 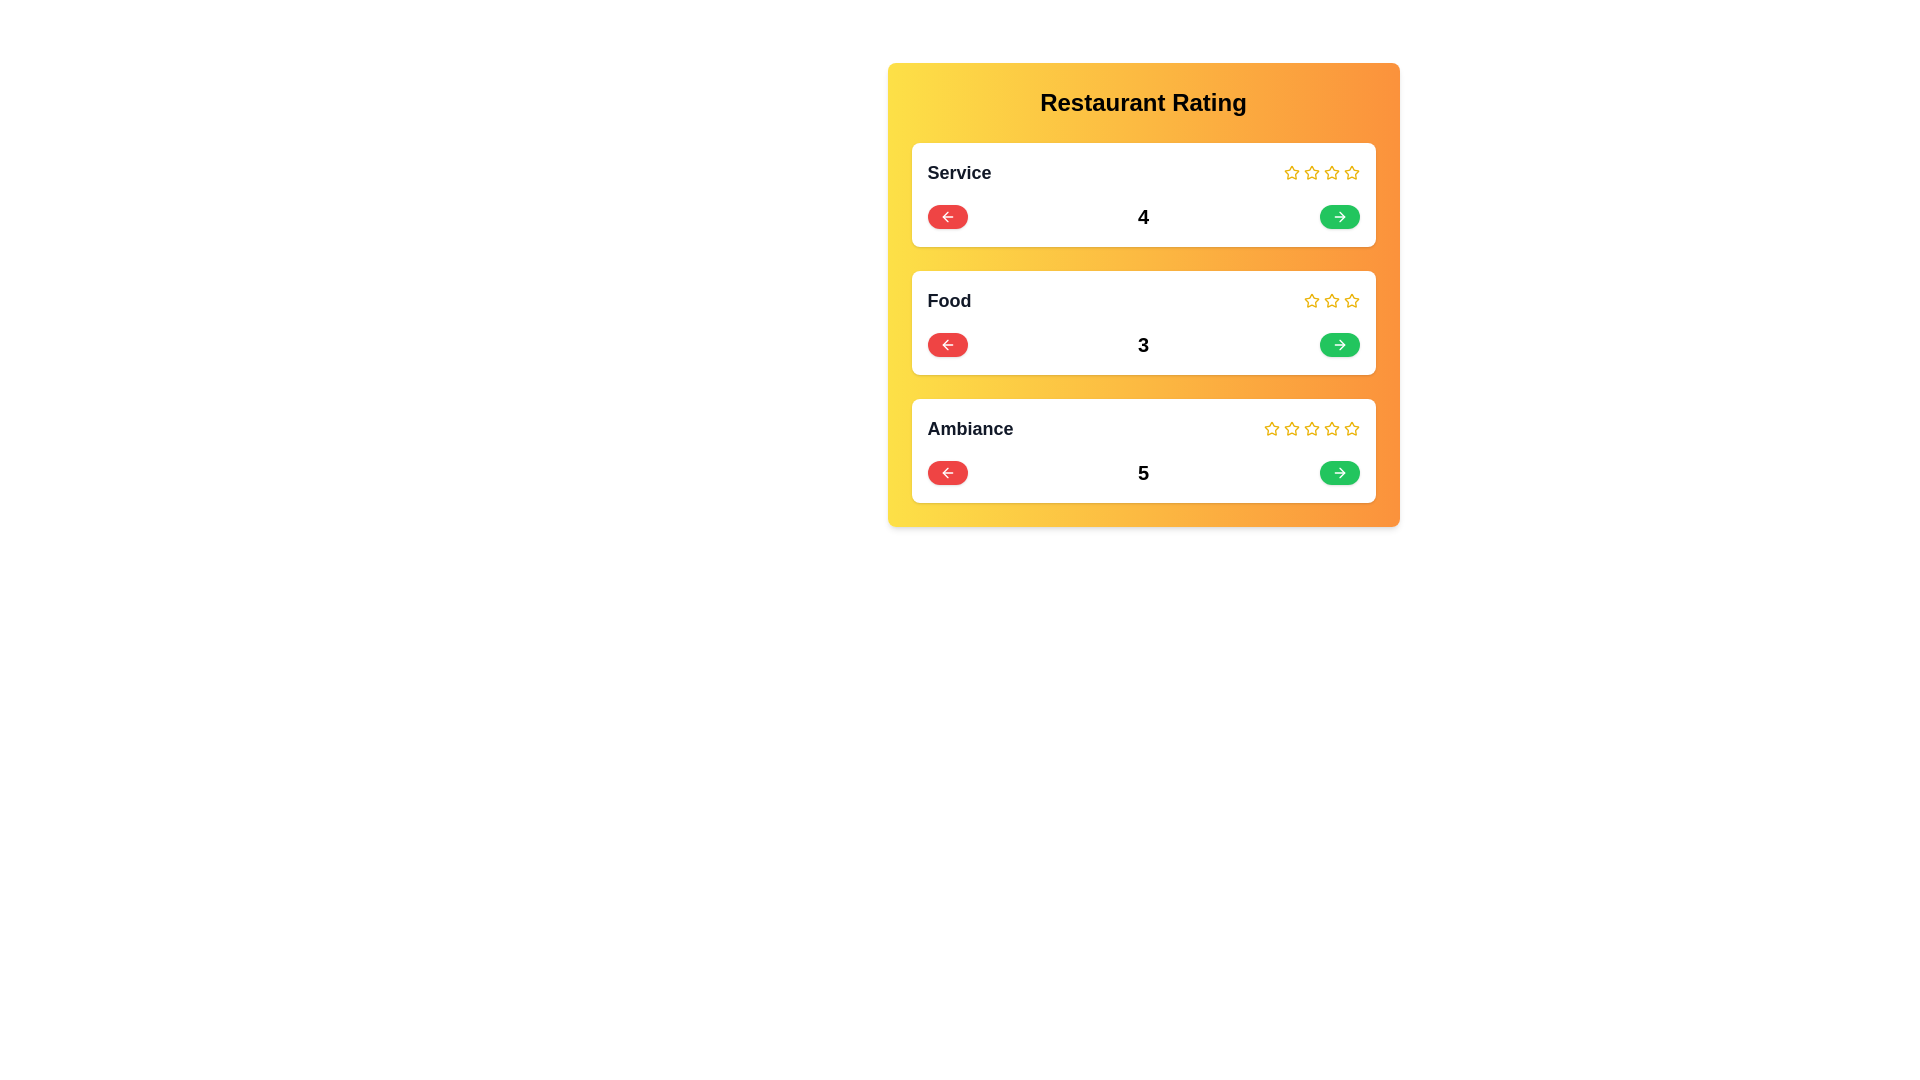 I want to click on the fourth star icon in the rating system under the 'Ambiance' section, which has a hollow appearance and a yellow border, so click(x=1311, y=427).